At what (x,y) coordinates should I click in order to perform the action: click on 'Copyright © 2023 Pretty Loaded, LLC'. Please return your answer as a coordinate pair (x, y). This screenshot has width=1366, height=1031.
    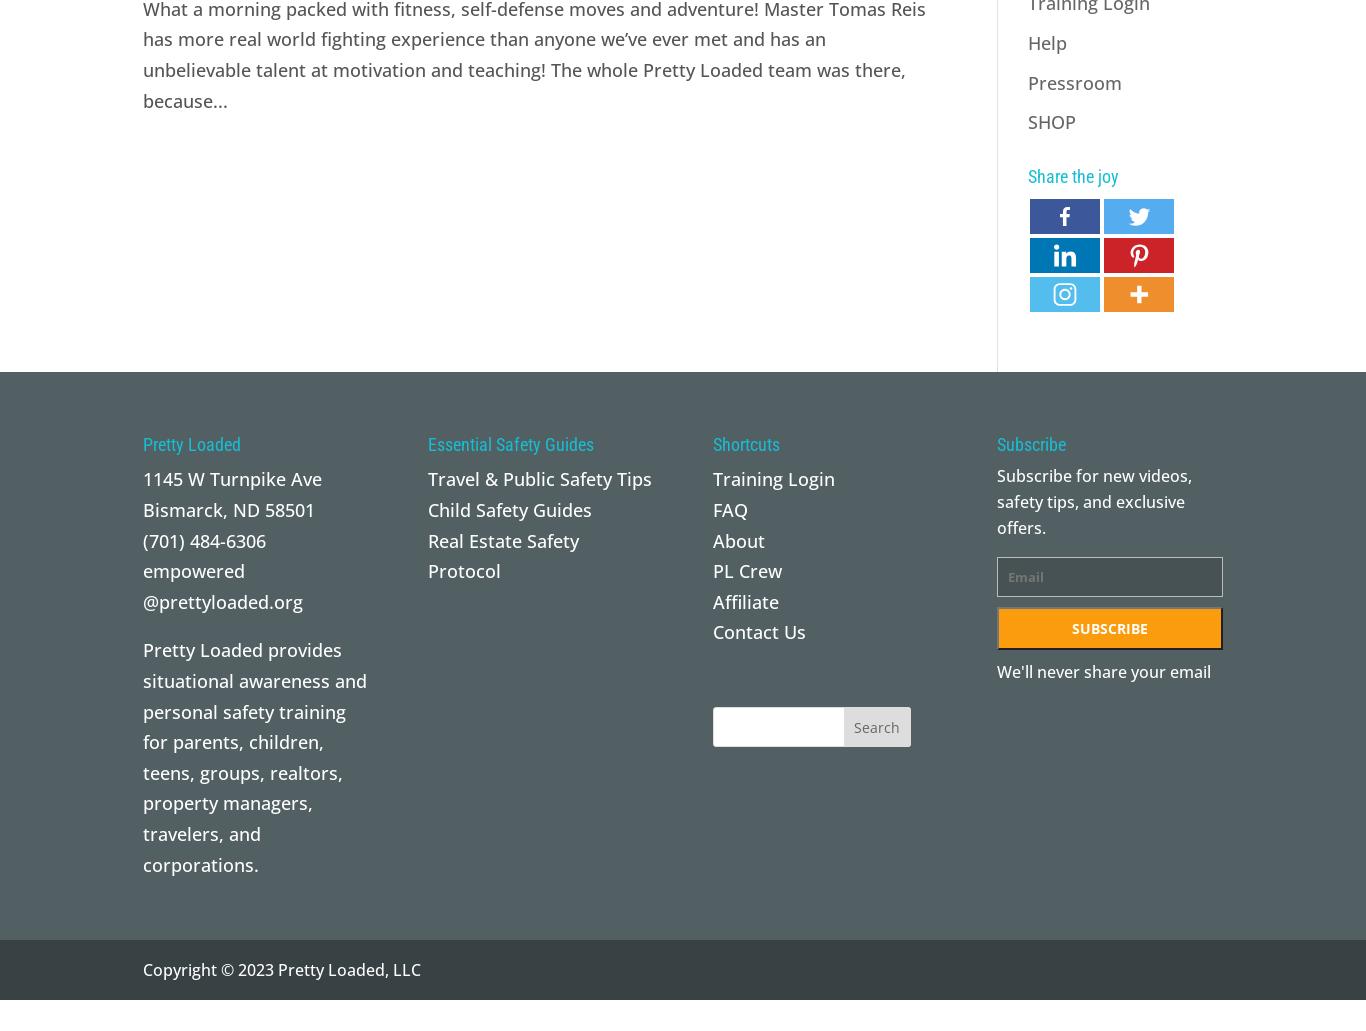
    Looking at the image, I should click on (281, 968).